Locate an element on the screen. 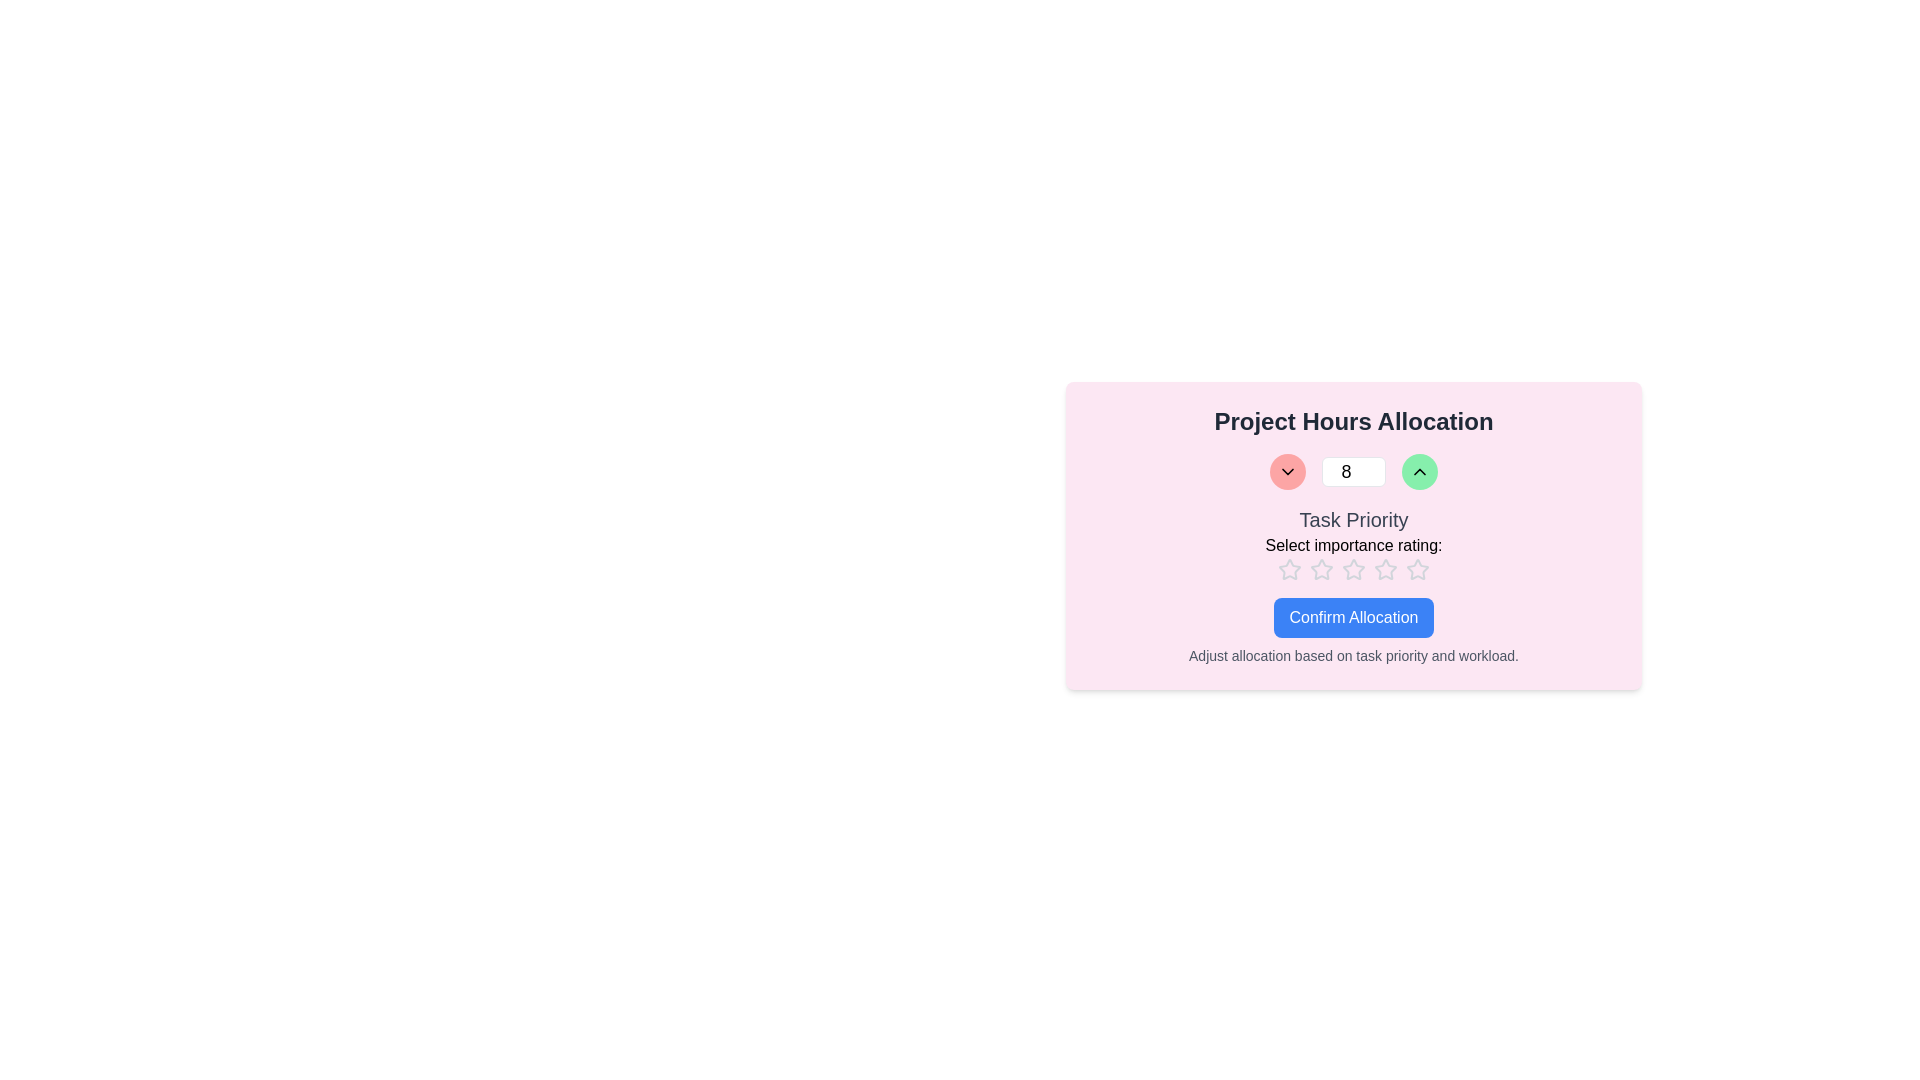 The image size is (1920, 1080). the text label containing the message 'Adjust allocation based on task priority and workload.' which is styled in a small gray font and located beneath the 'Confirm Allocation' button is located at coordinates (1353, 655).